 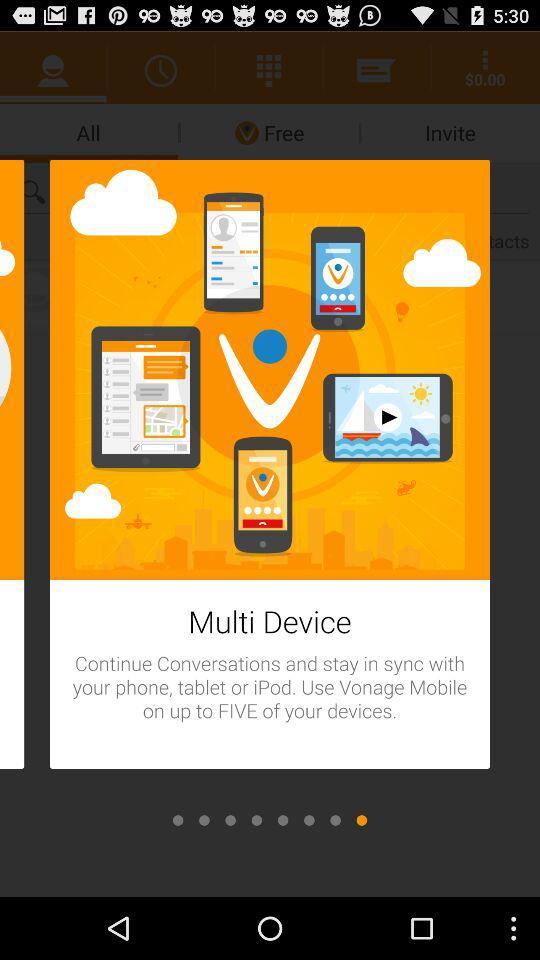 I want to click on the next page, so click(x=256, y=820).